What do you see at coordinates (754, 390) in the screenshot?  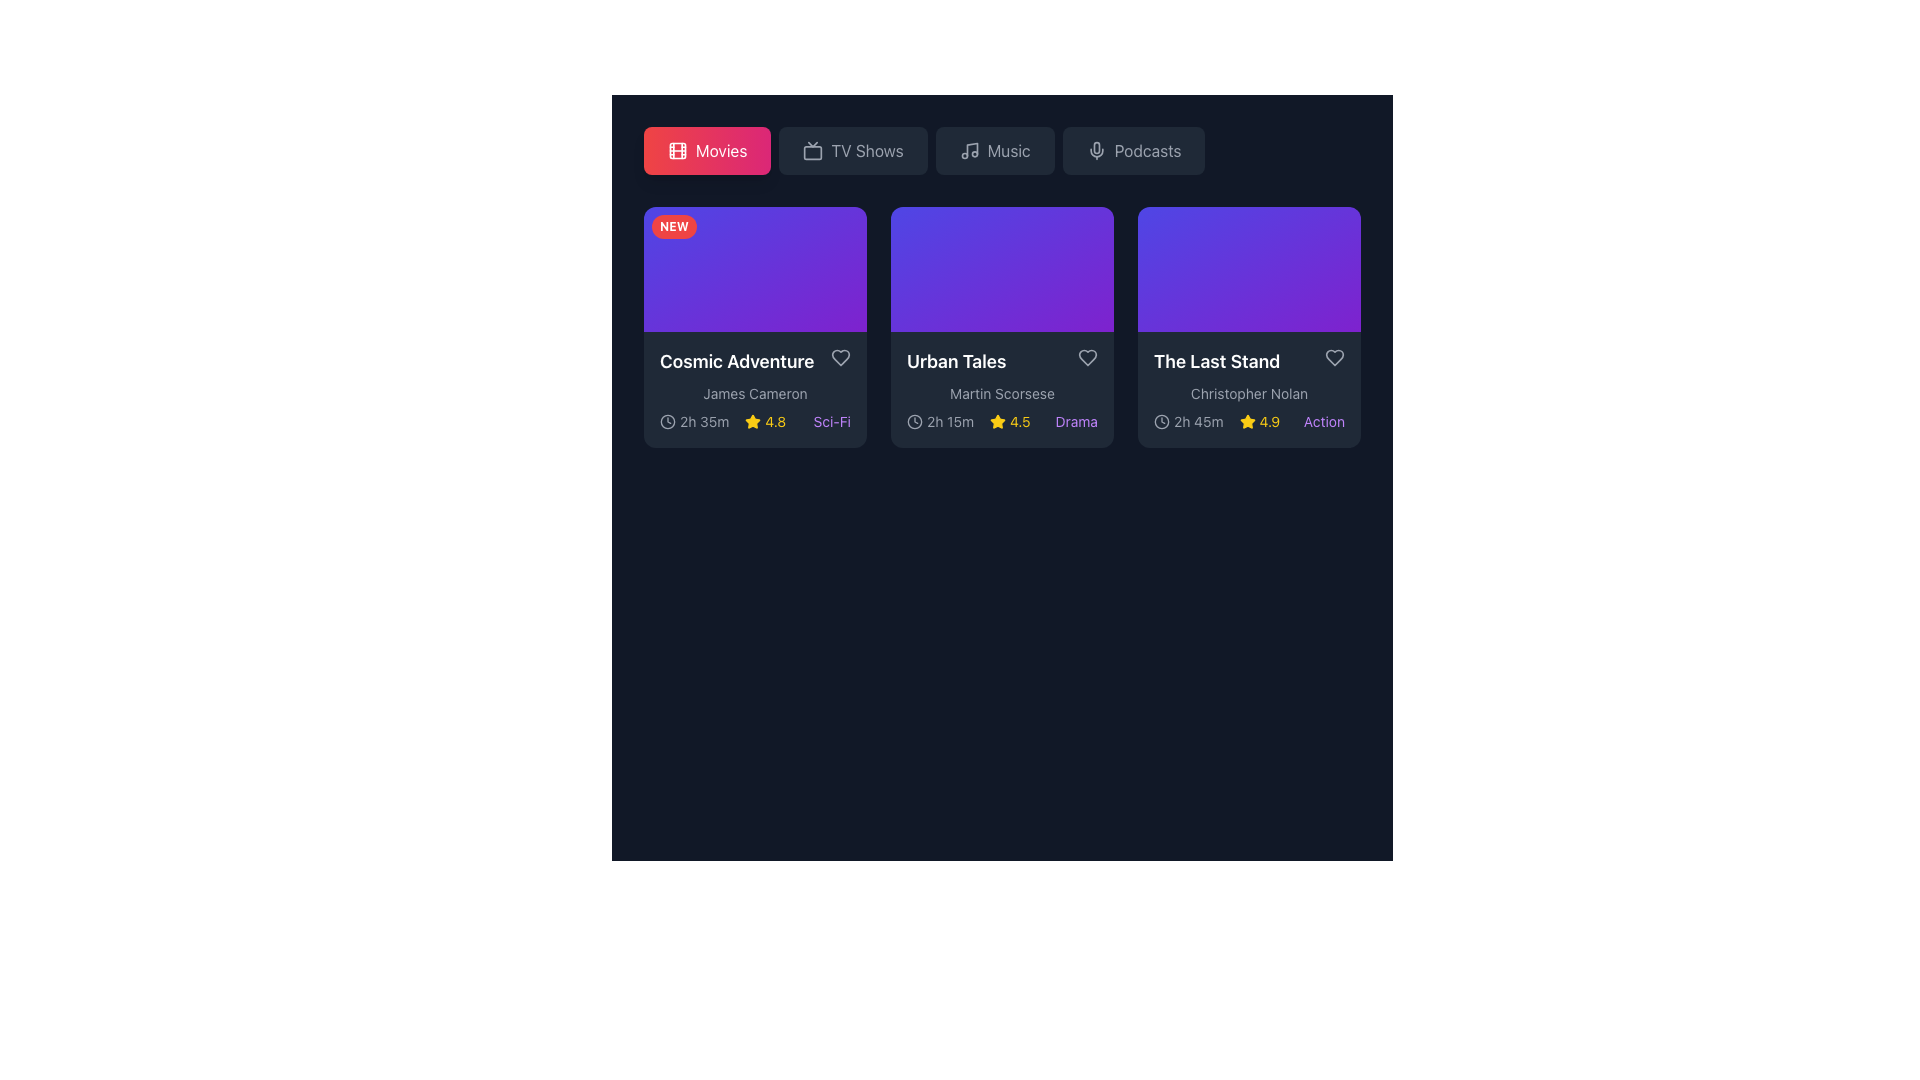 I see `the Information card section of the movie titled 'Cosmic Adventure' located at the bottom of the first card with a purple gradient header labeled 'NEW'` at bounding box center [754, 390].